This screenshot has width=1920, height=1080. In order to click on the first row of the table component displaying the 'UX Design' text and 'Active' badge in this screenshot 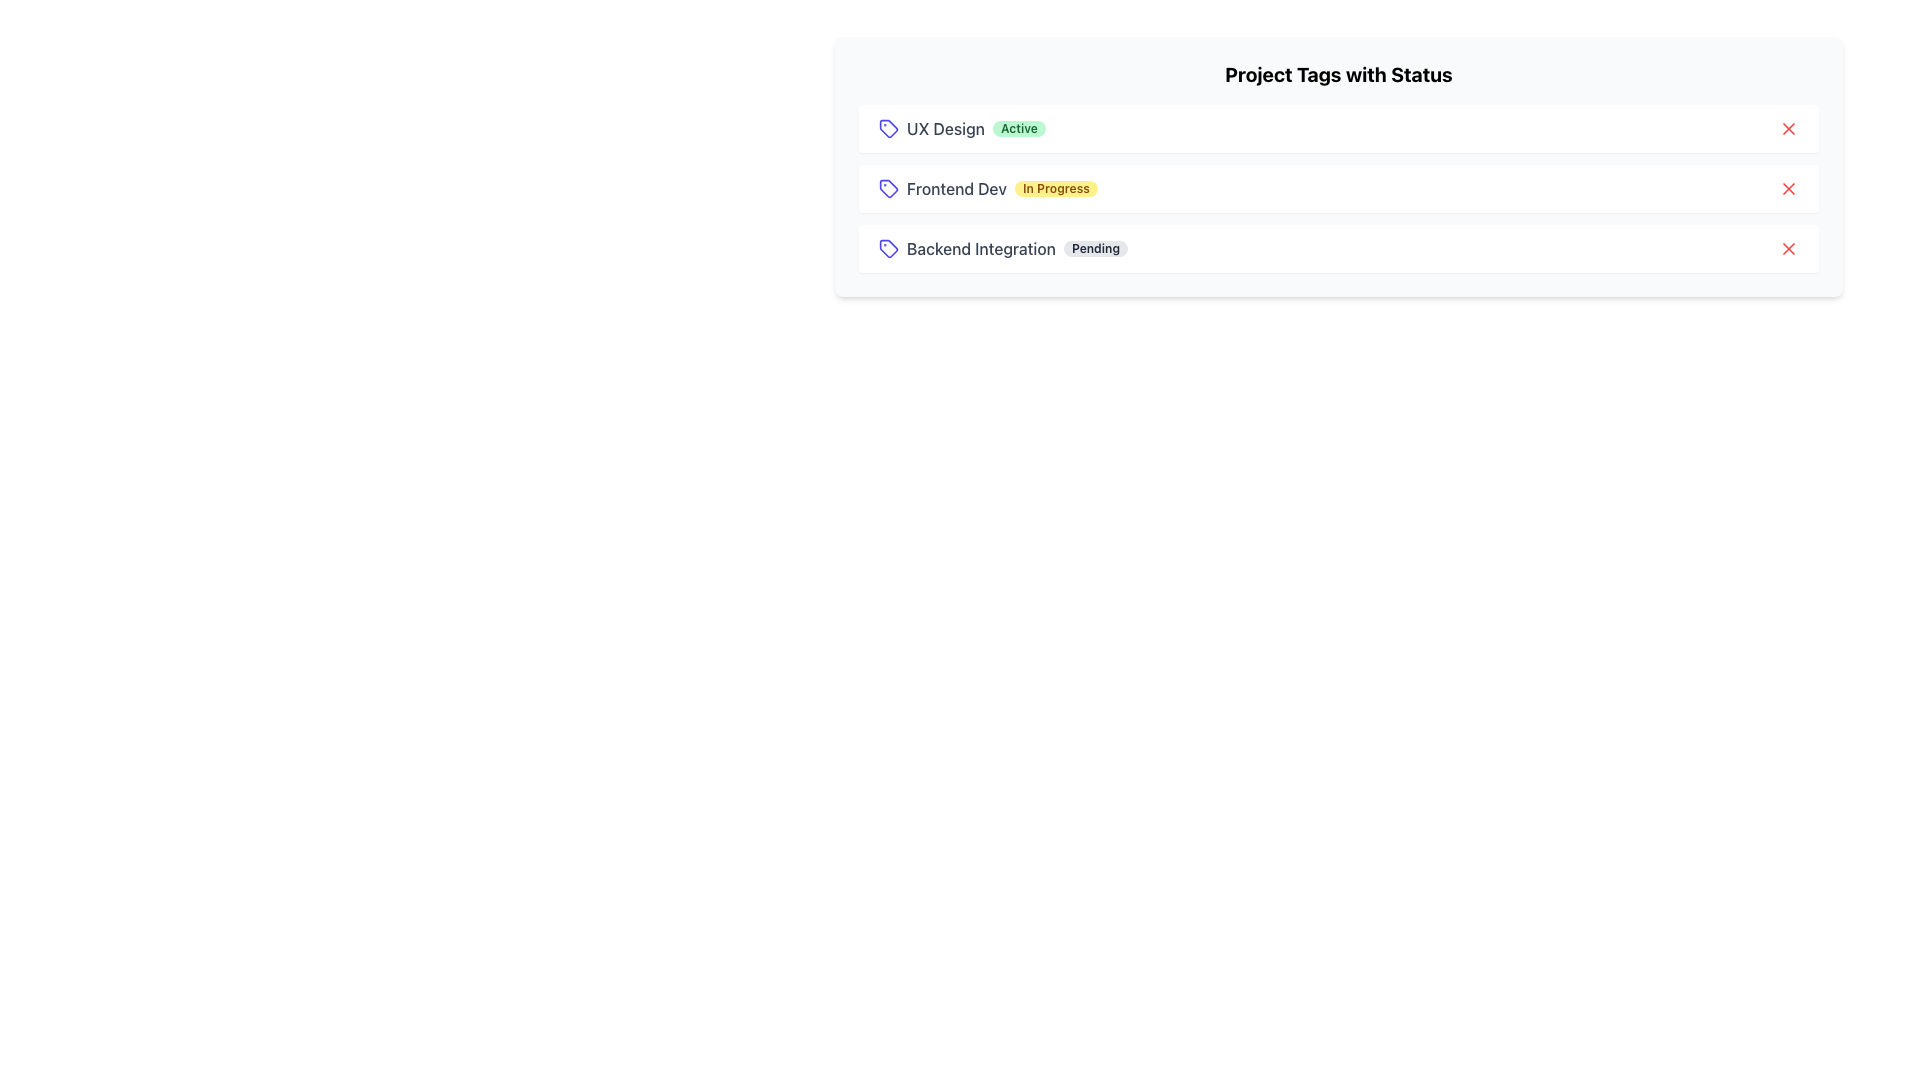, I will do `click(962, 128)`.